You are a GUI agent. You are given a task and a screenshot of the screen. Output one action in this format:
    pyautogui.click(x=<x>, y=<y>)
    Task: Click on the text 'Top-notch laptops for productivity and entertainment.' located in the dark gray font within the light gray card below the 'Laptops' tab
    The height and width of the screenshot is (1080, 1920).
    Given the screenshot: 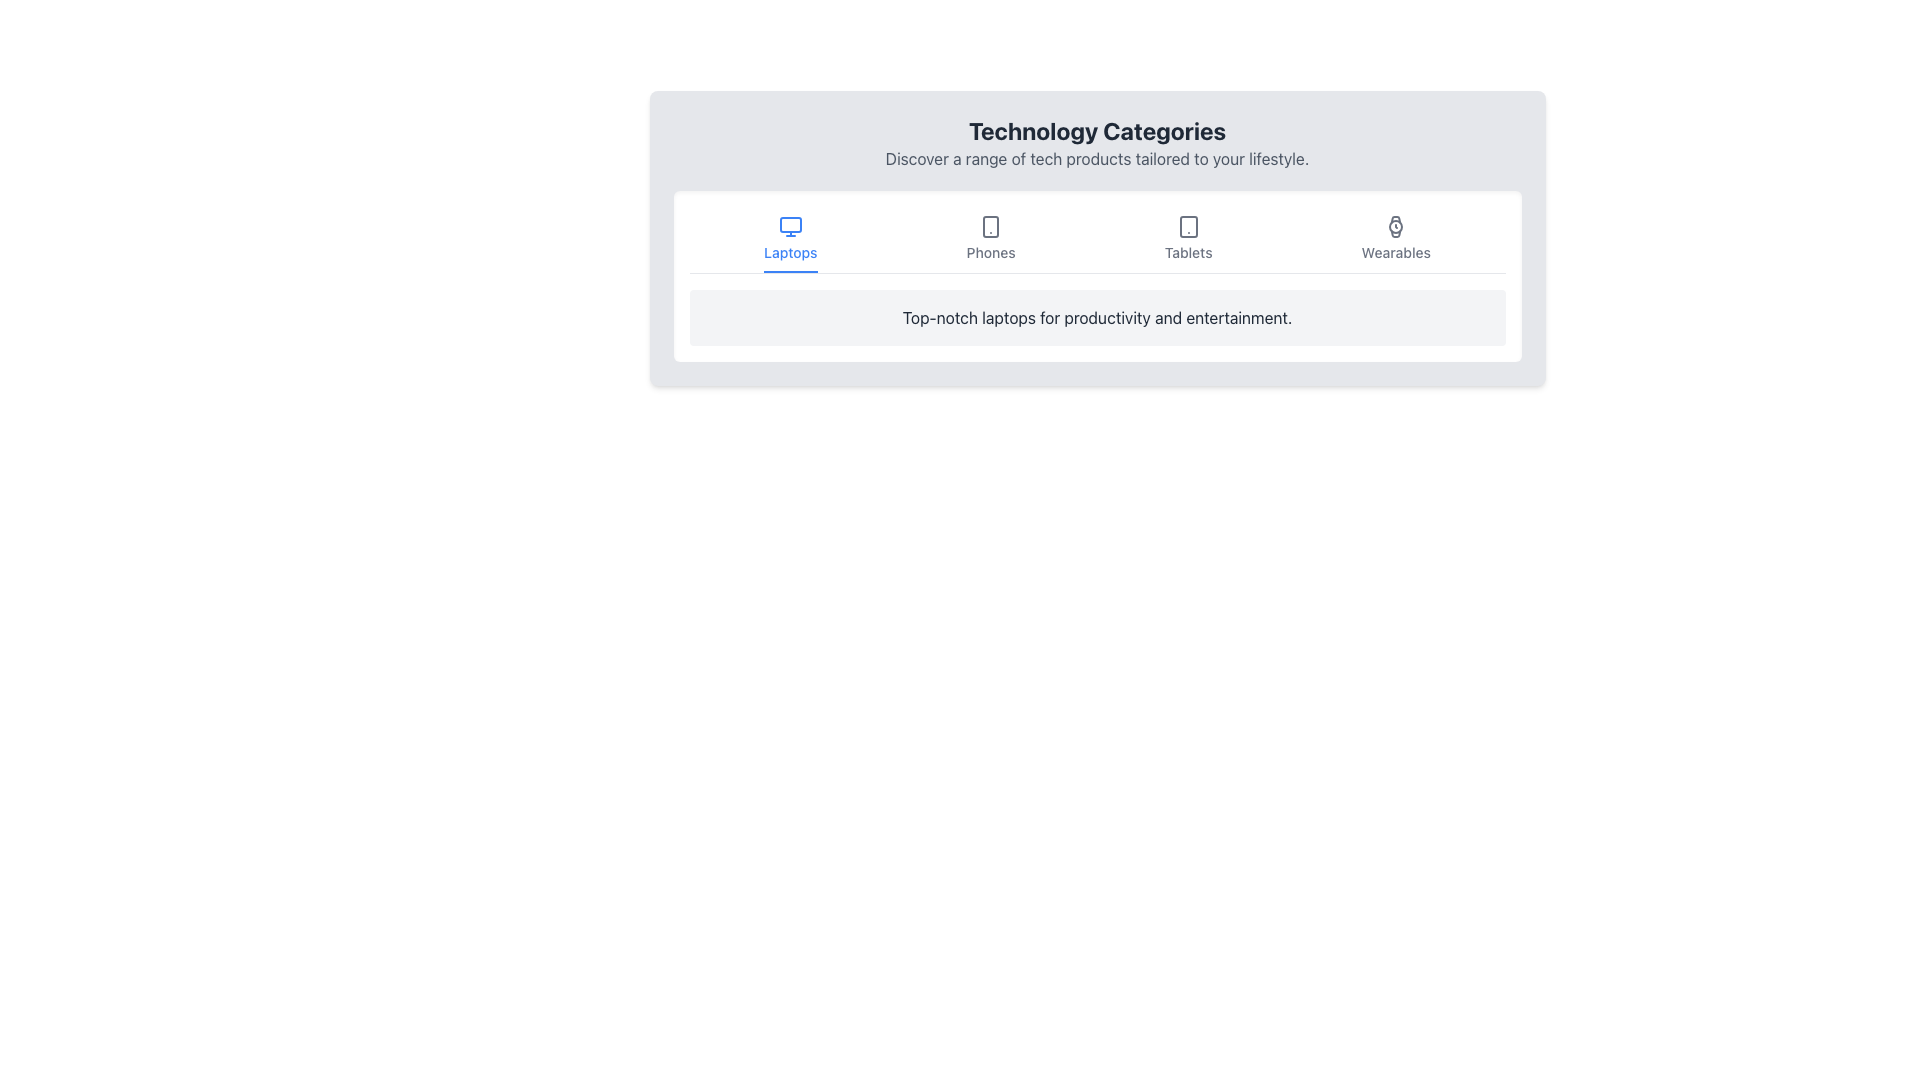 What is the action you would take?
    pyautogui.click(x=1096, y=316)
    